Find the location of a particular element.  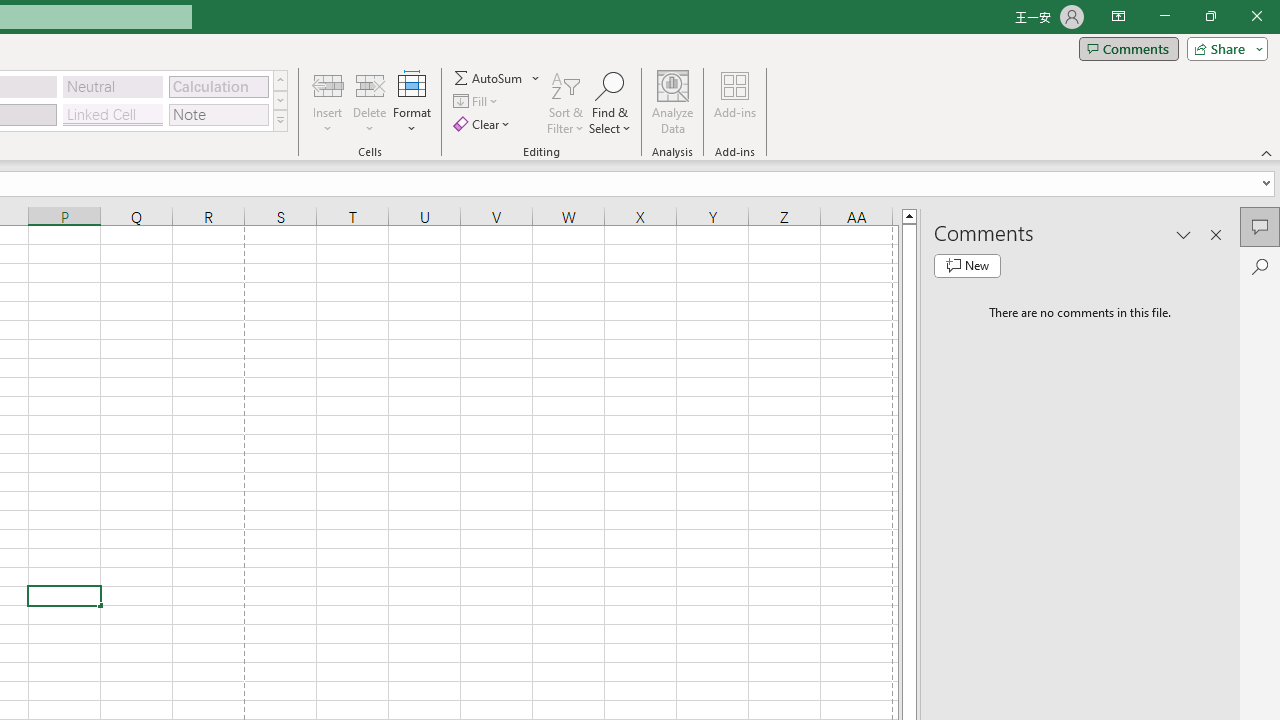

'Ribbon Display Options' is located at coordinates (1117, 16).